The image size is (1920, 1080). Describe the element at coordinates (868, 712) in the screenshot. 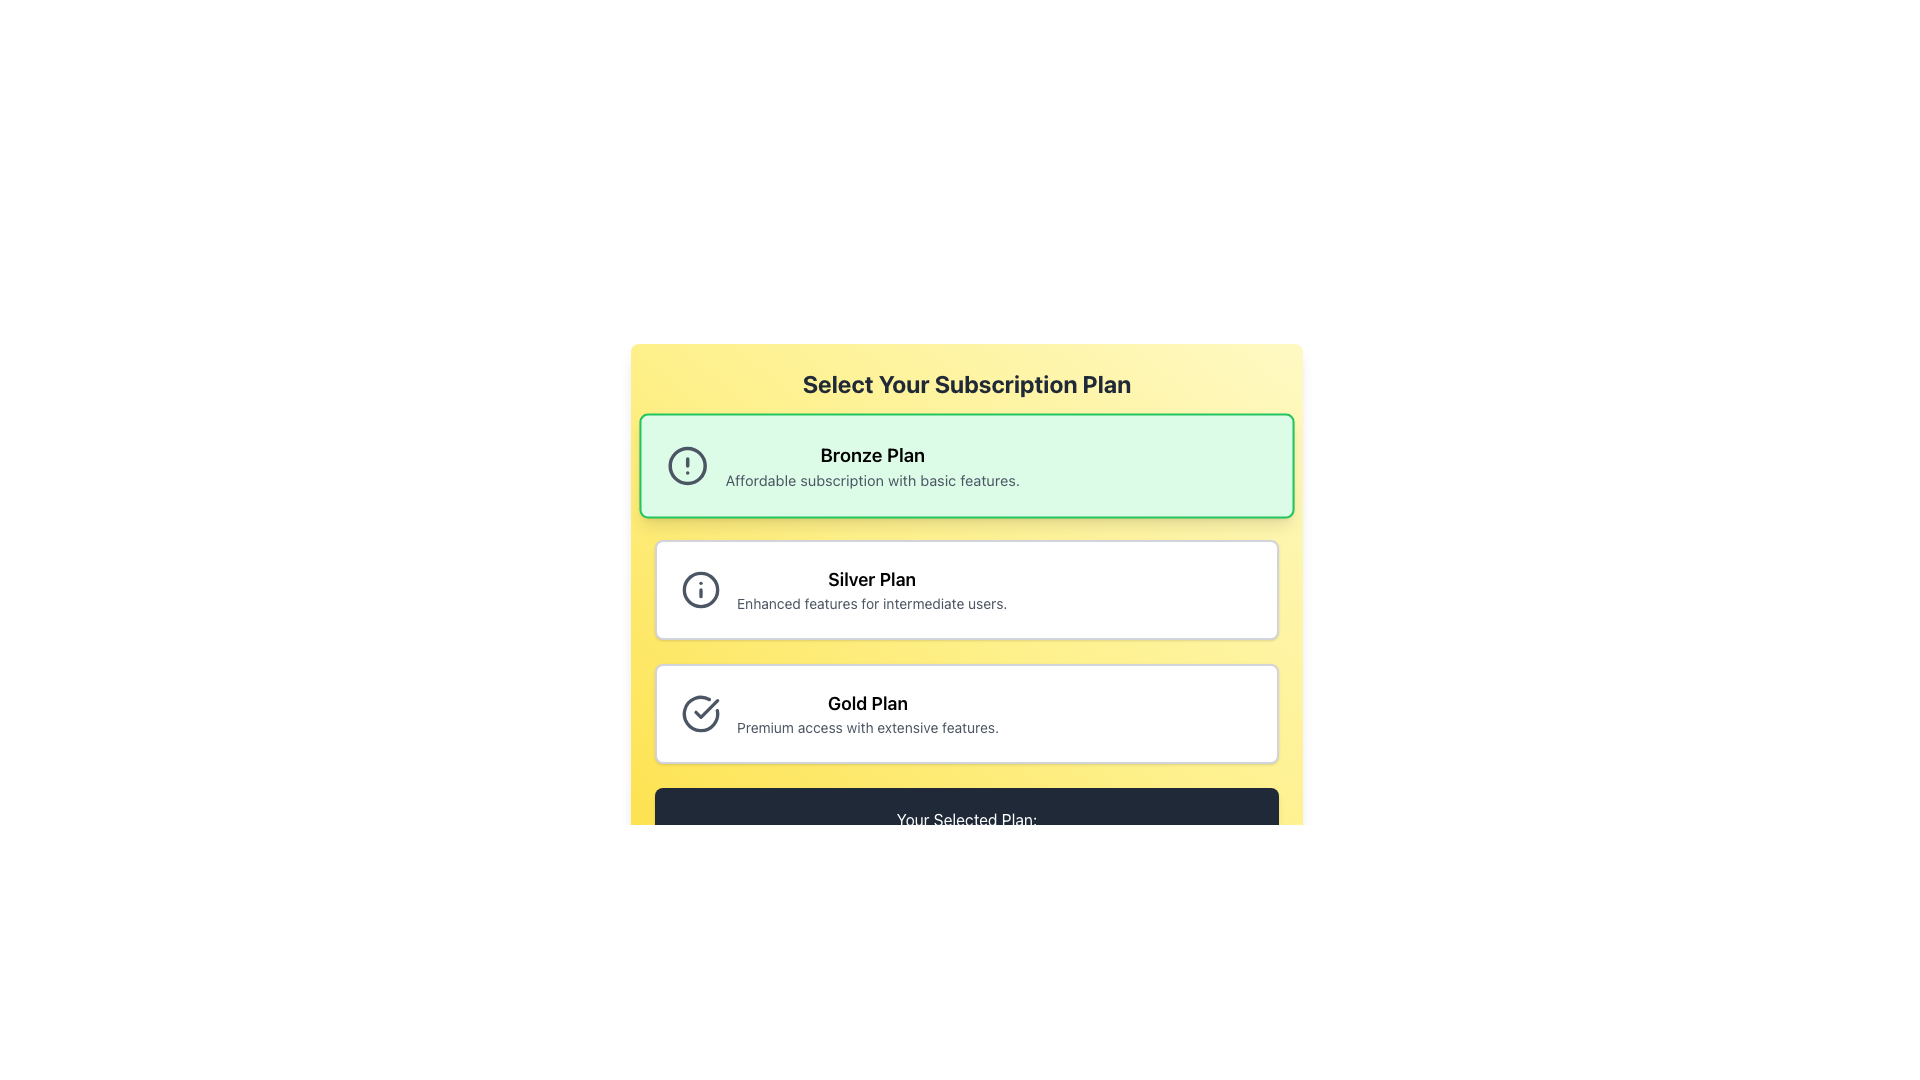

I see `the text content within the 'Gold Plan' card` at that location.